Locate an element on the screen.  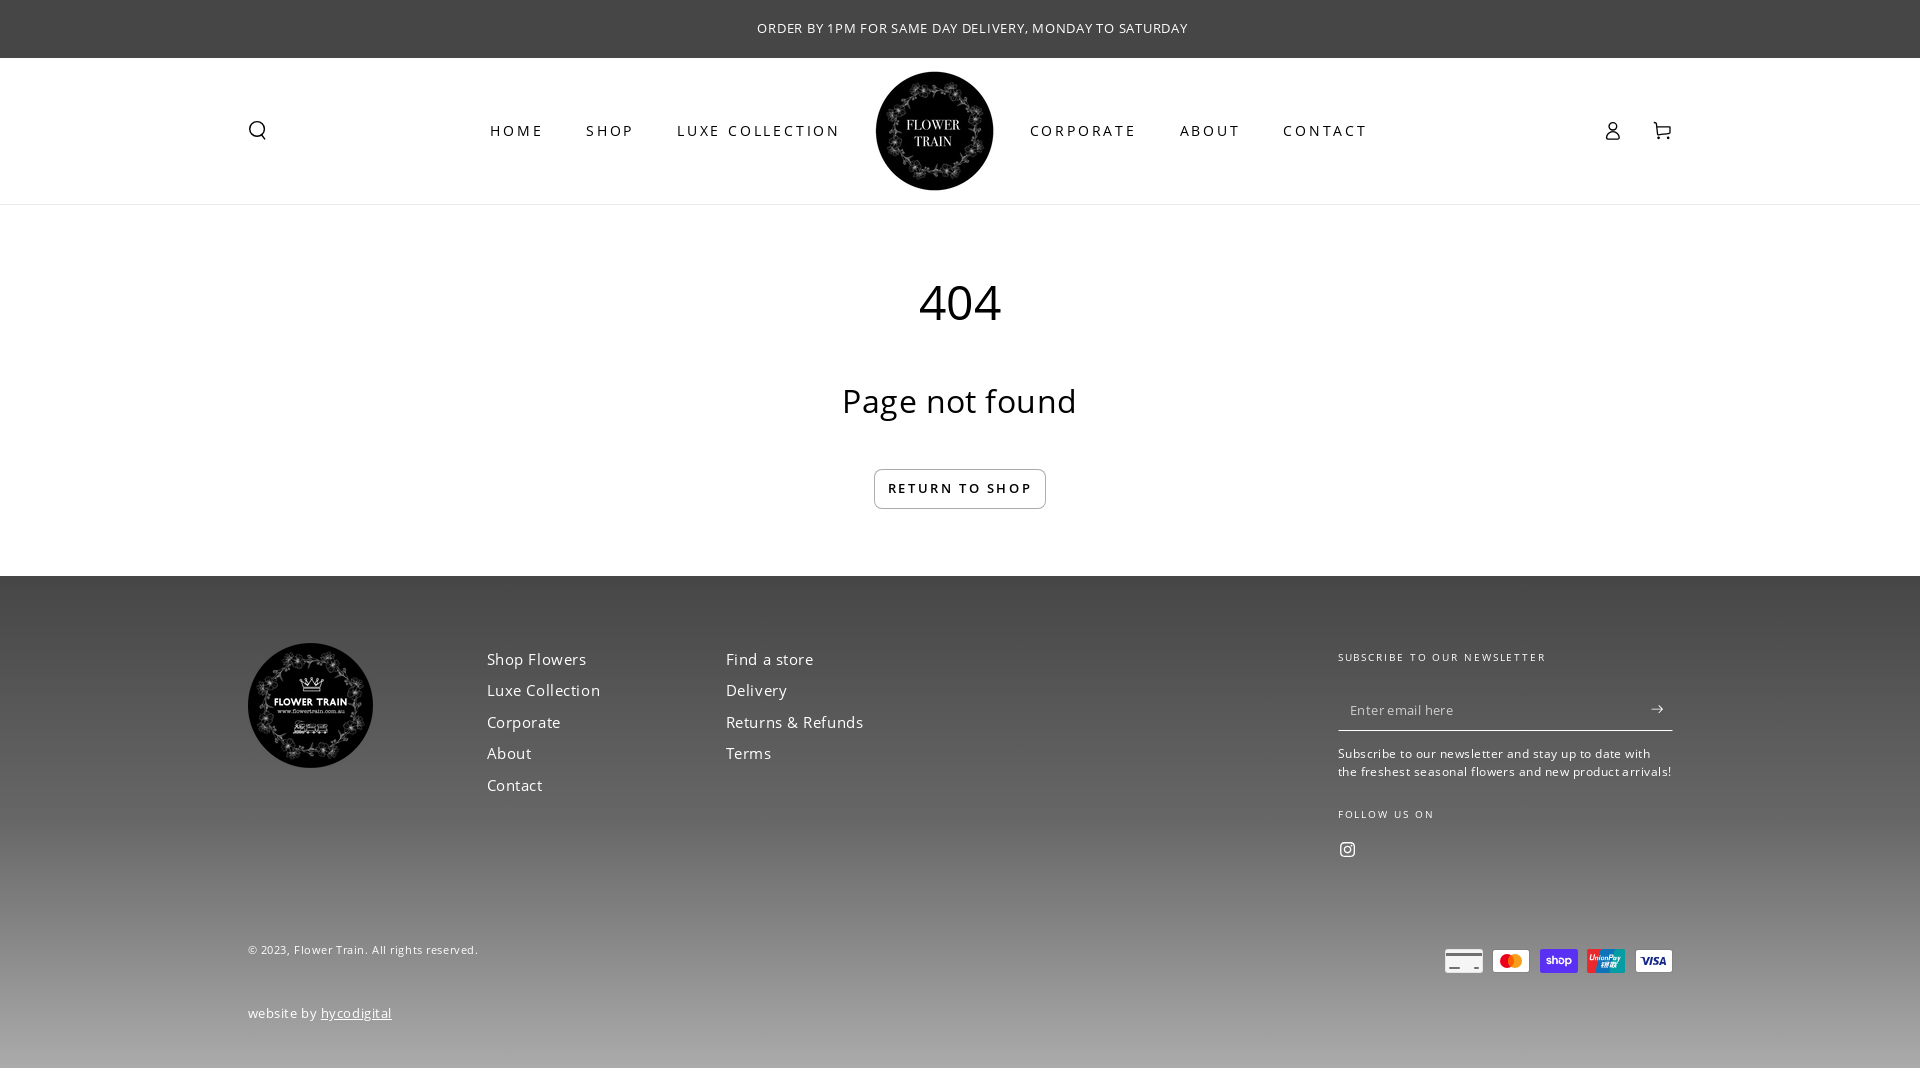
'Cart' is located at coordinates (1661, 131).